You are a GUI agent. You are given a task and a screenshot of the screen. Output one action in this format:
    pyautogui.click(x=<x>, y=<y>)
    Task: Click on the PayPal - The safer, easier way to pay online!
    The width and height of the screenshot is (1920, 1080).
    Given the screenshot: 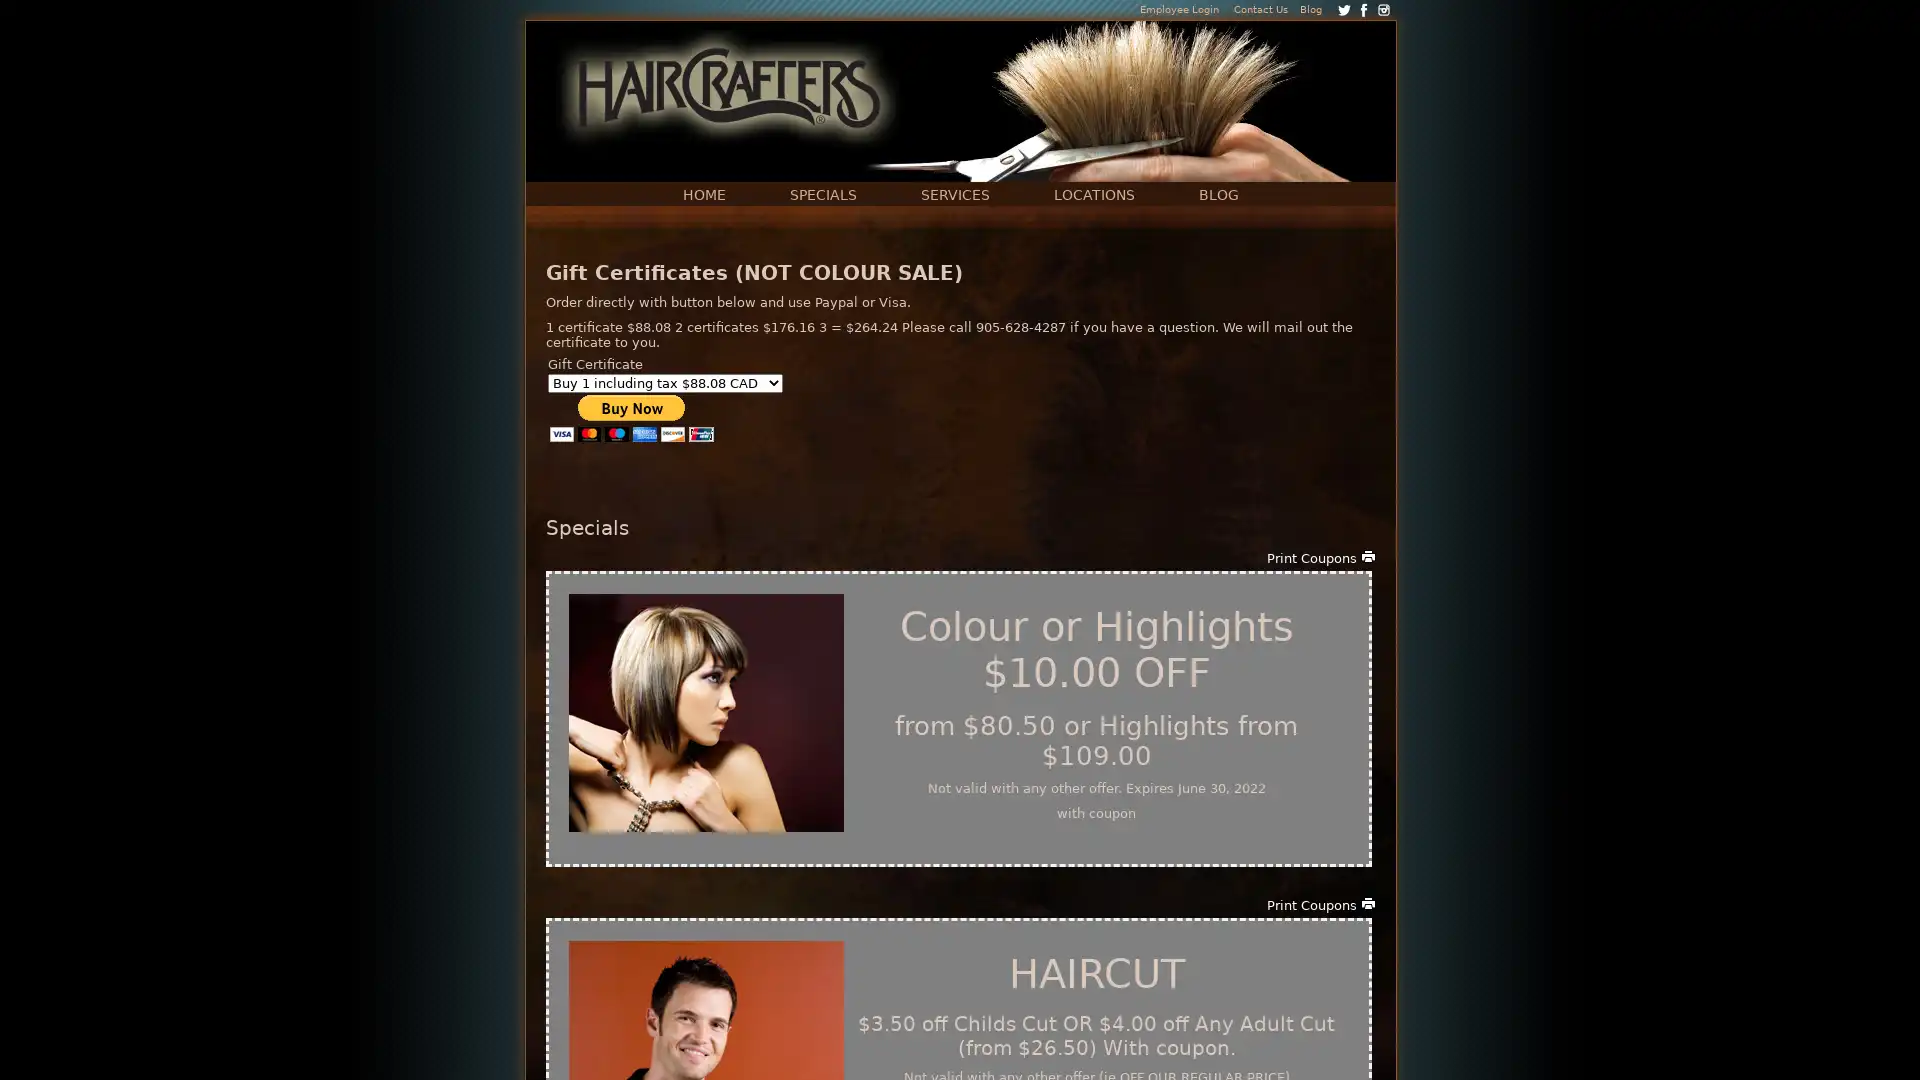 What is the action you would take?
    pyautogui.click(x=630, y=417)
    